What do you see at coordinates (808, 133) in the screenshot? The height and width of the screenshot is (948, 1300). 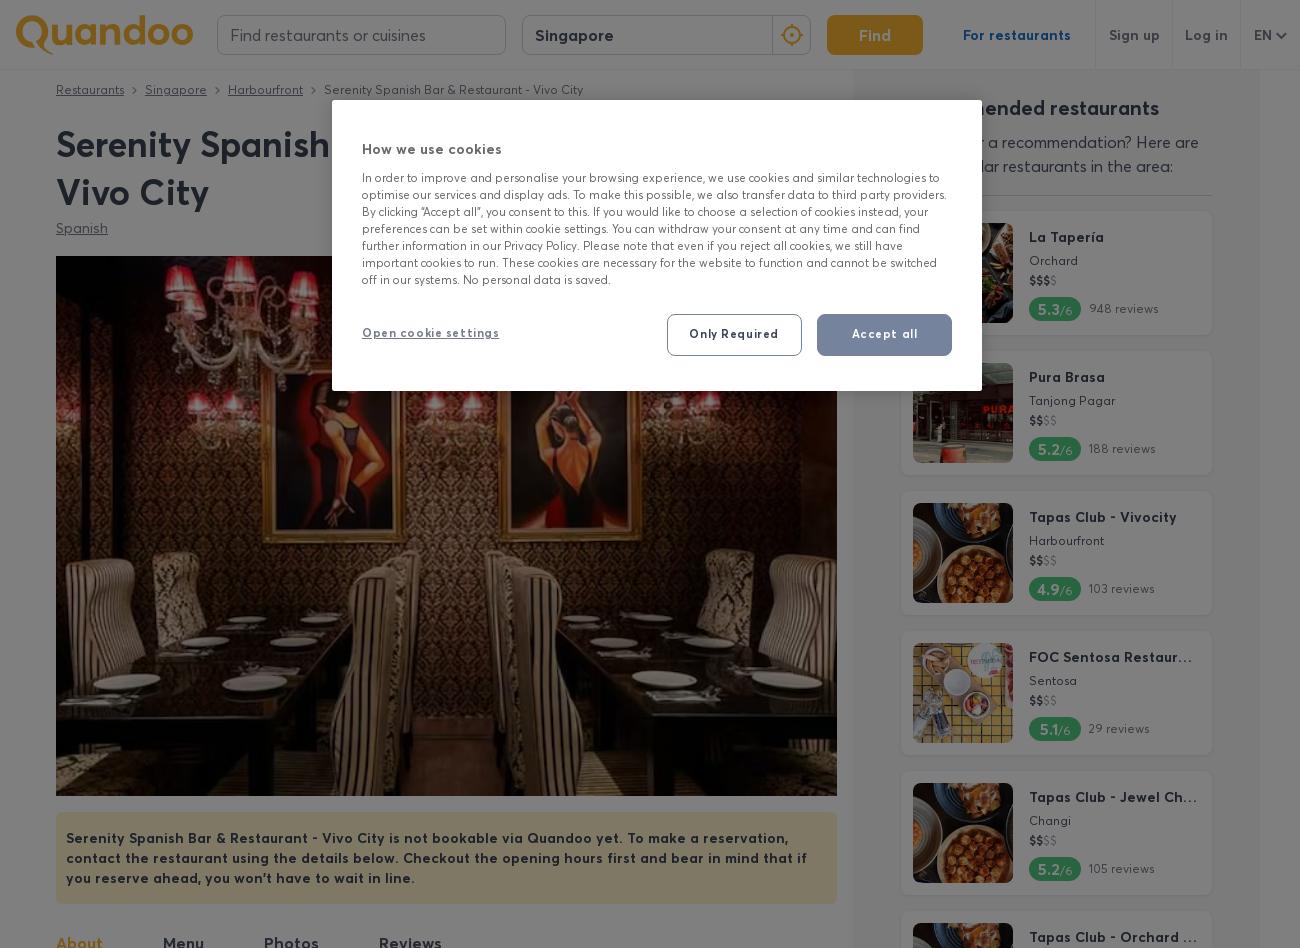 I see `'/'` at bounding box center [808, 133].